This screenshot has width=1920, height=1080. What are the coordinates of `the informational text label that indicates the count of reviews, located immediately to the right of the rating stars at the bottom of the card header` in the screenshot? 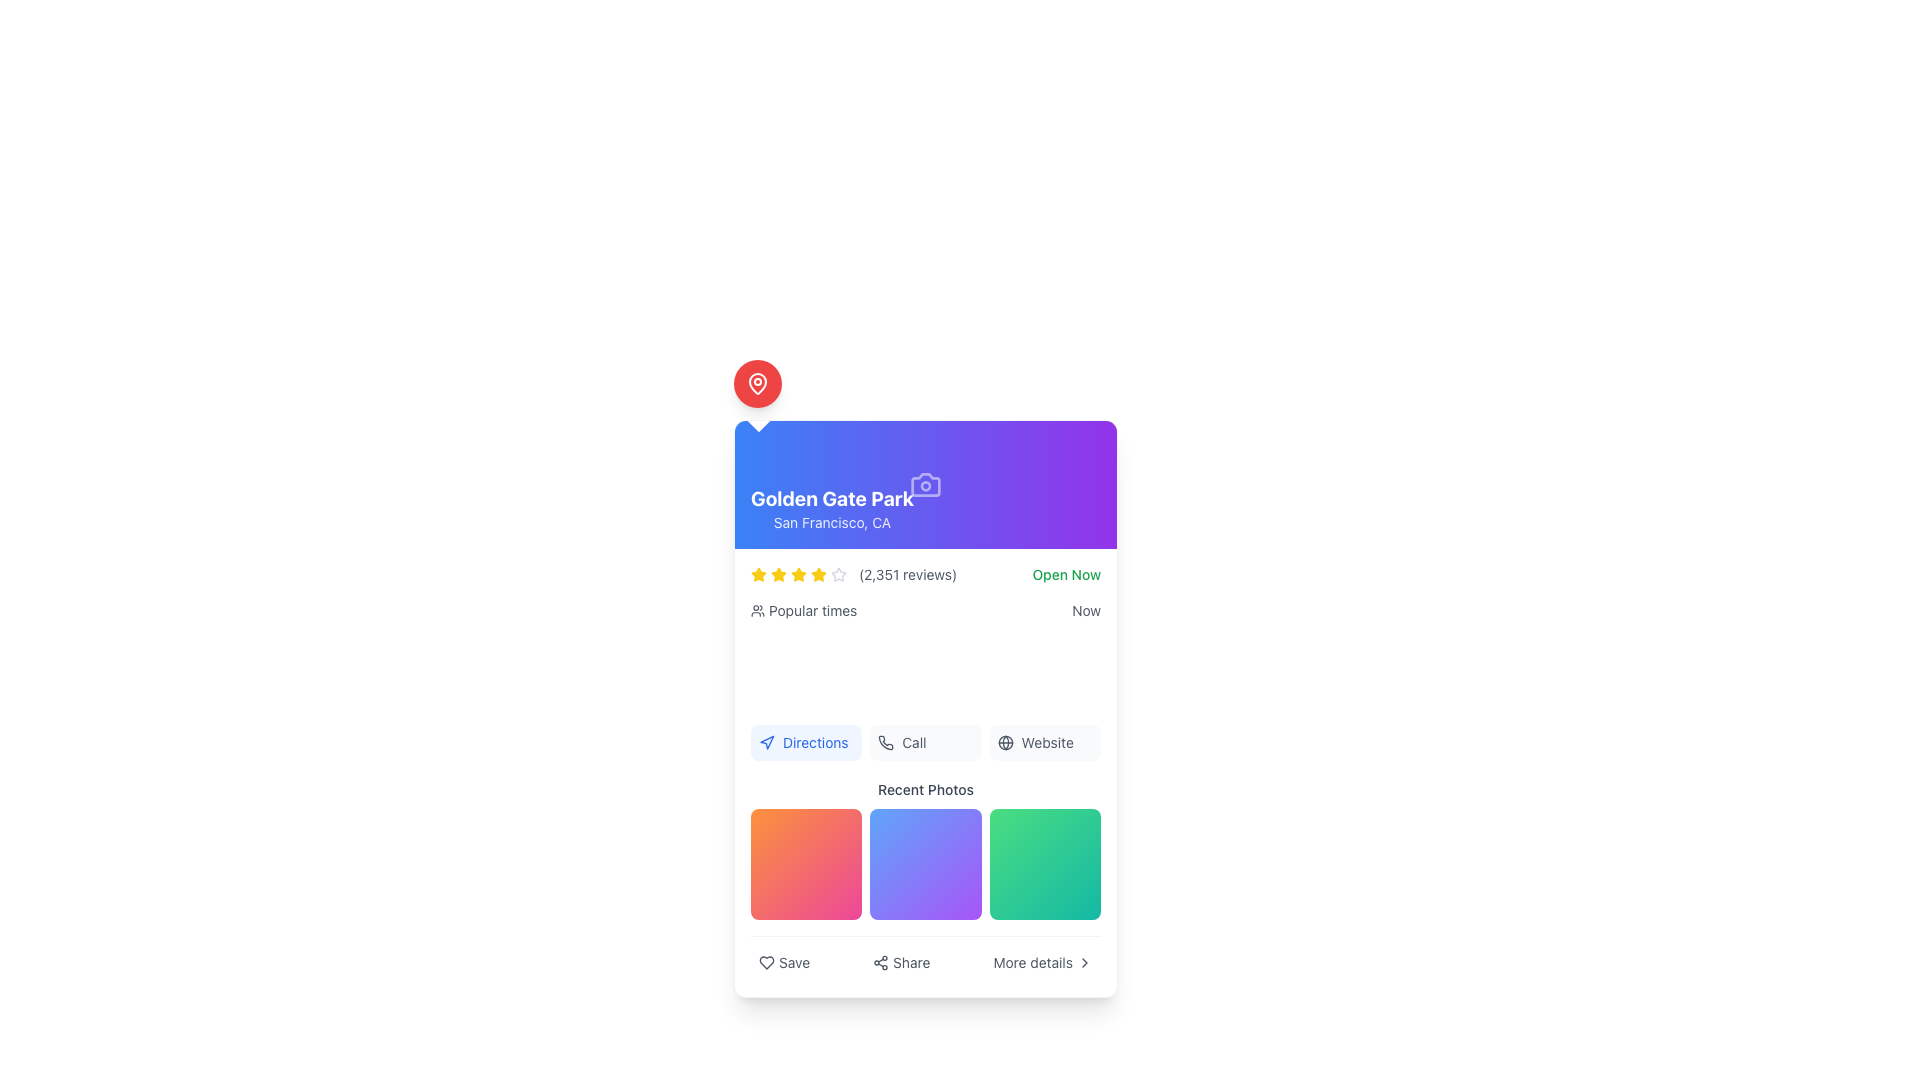 It's located at (854, 574).